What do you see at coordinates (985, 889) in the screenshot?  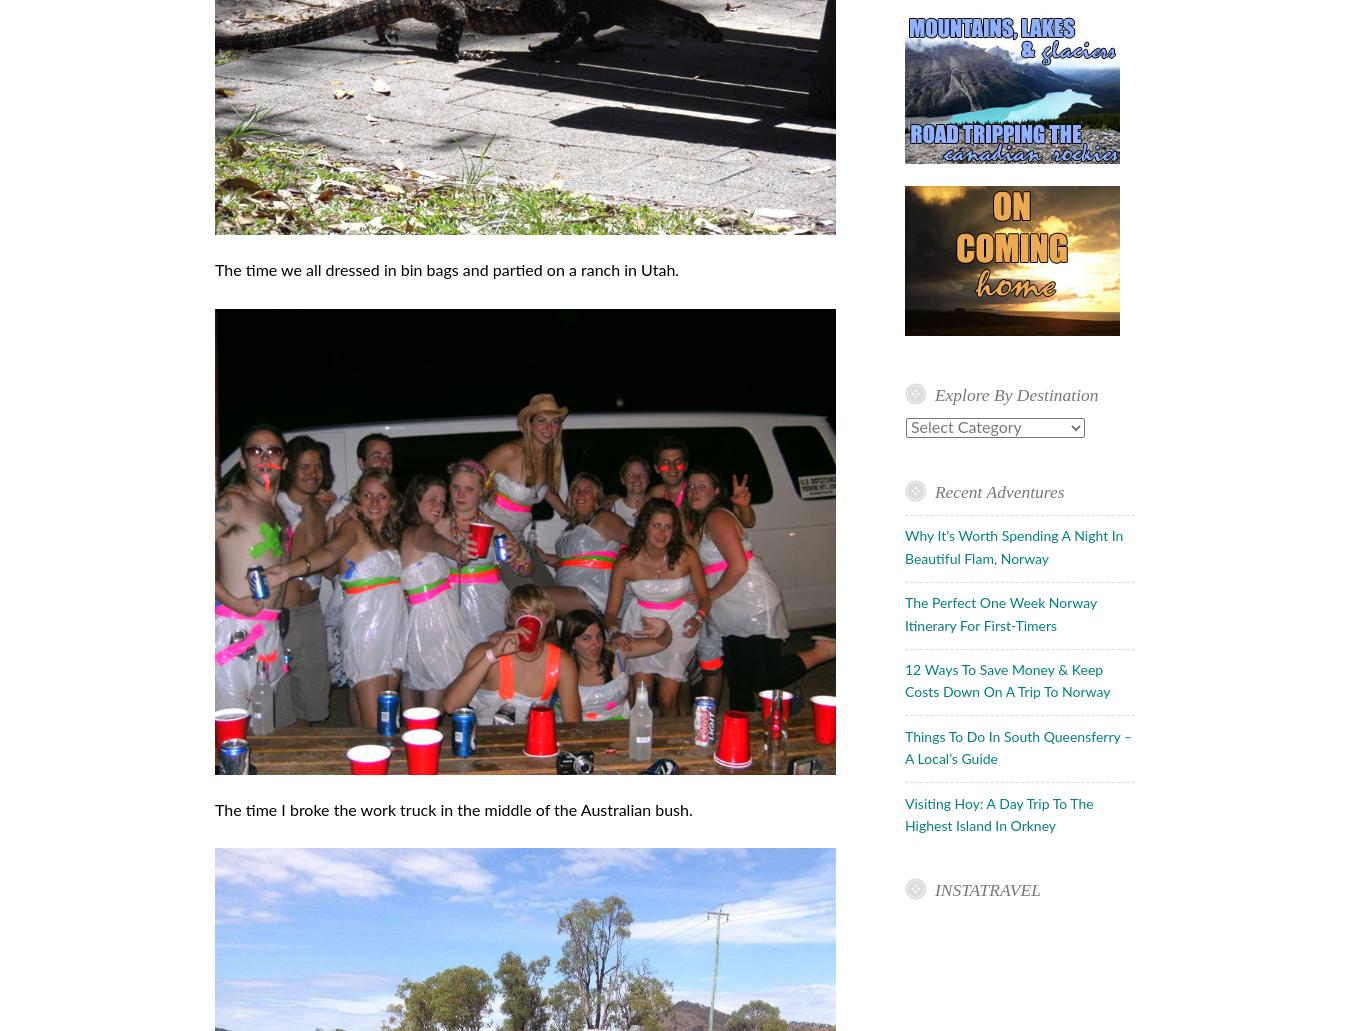 I see `'INSTATRAVEL'` at bounding box center [985, 889].